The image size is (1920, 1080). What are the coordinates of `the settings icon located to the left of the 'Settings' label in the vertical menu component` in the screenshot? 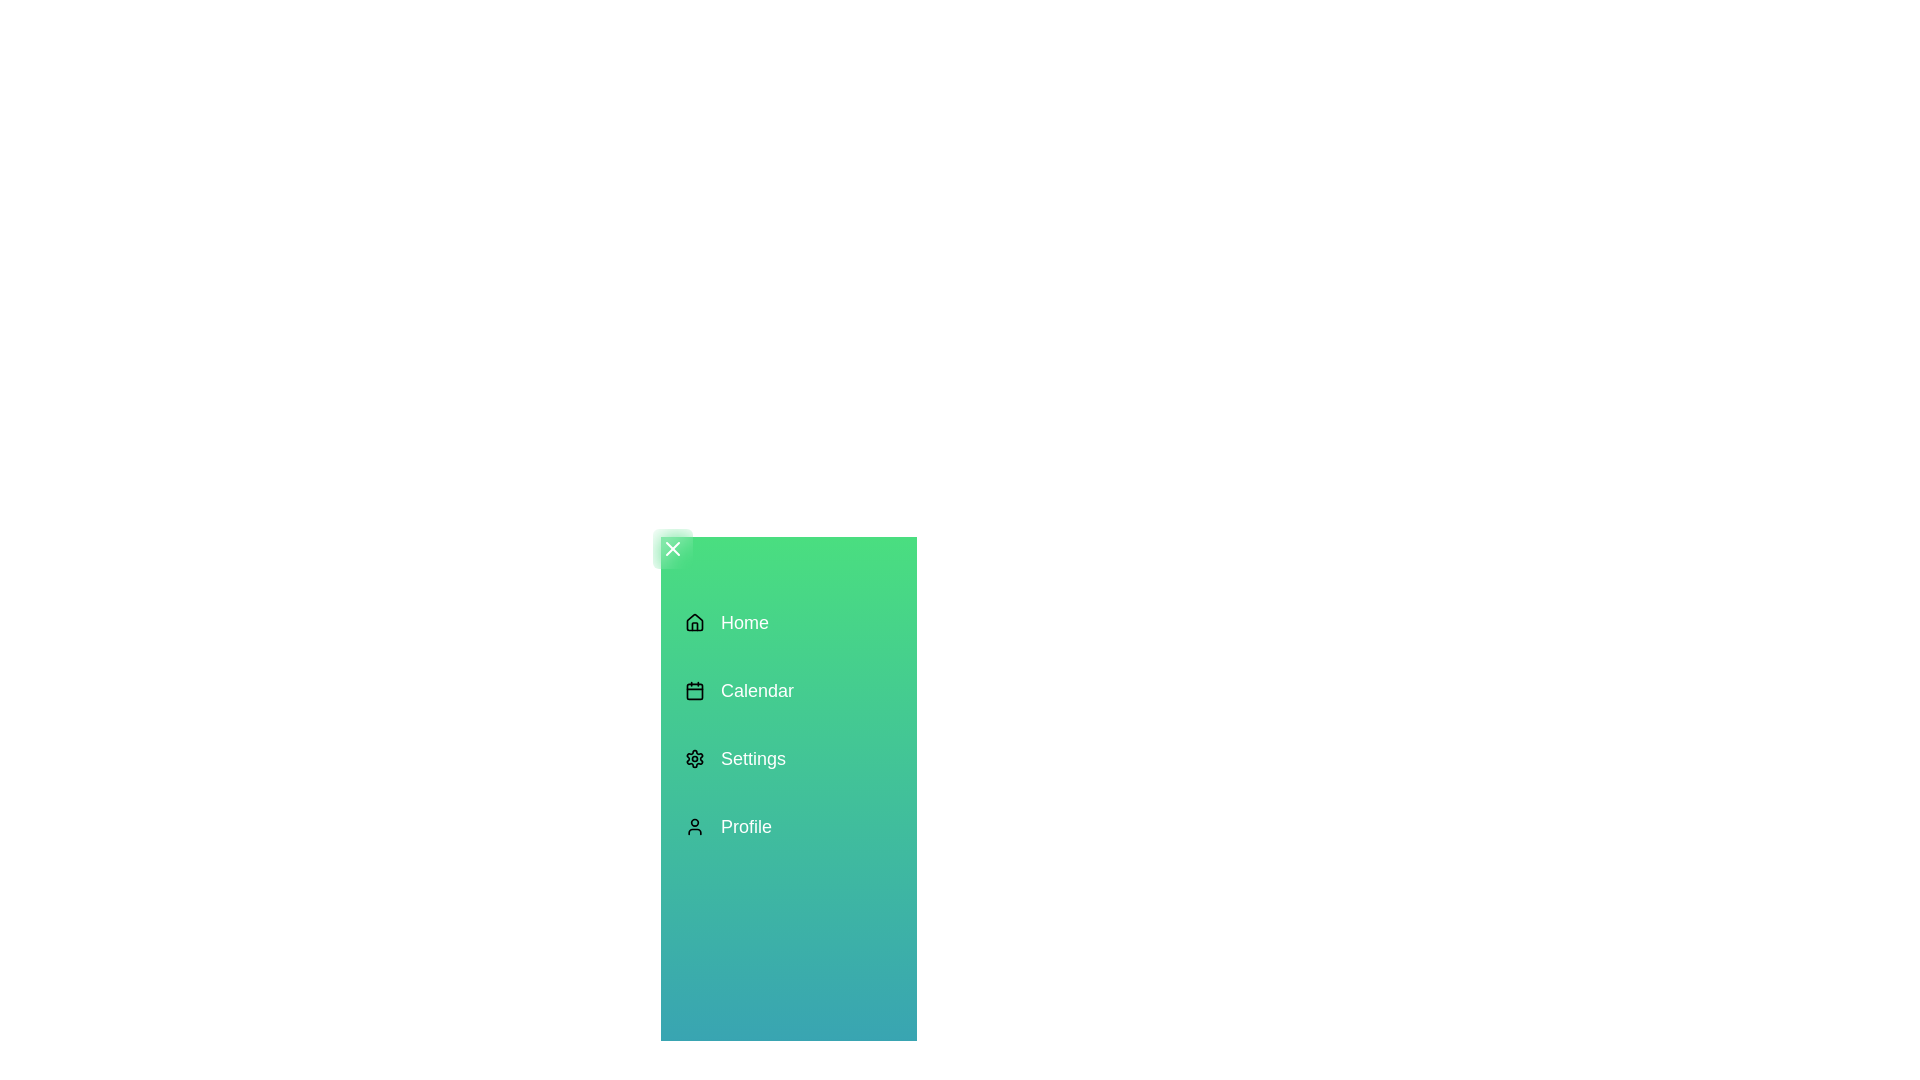 It's located at (695, 759).